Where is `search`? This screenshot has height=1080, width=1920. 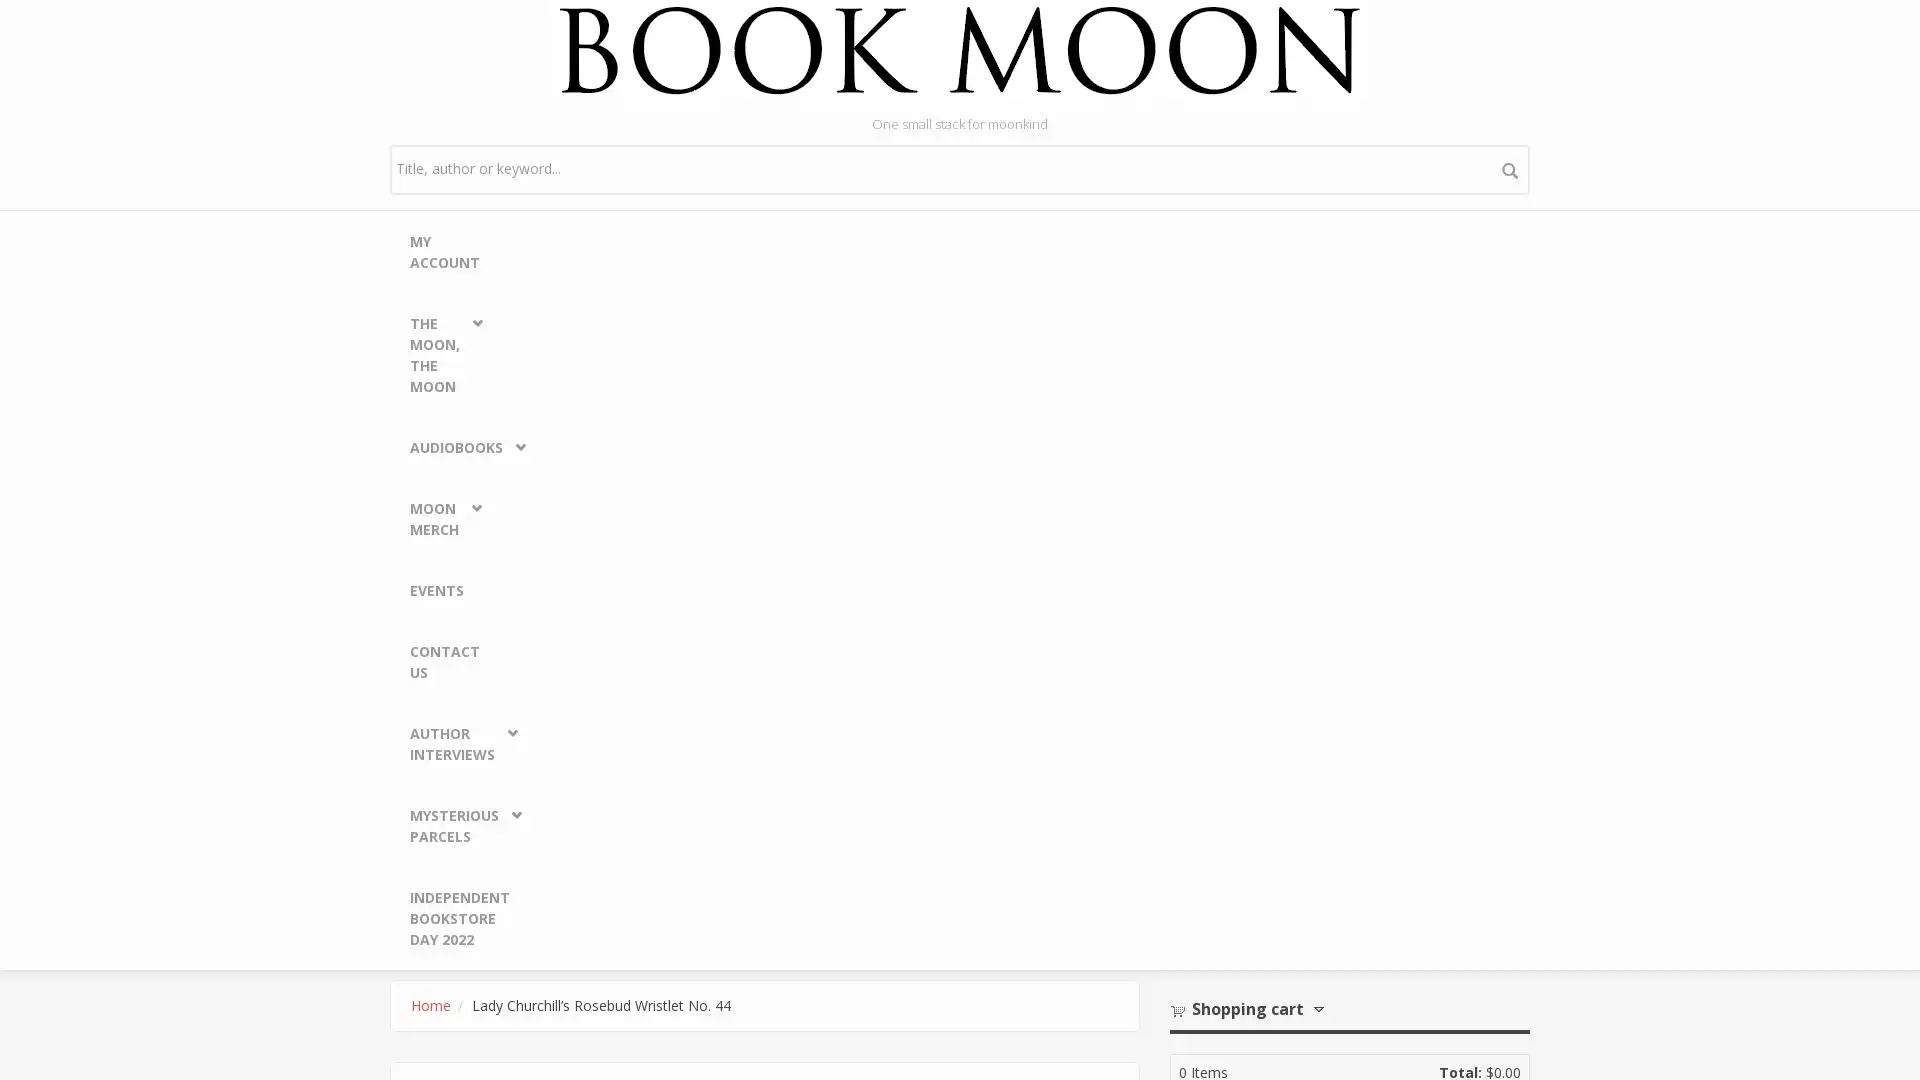 search is located at coordinates (1510, 168).